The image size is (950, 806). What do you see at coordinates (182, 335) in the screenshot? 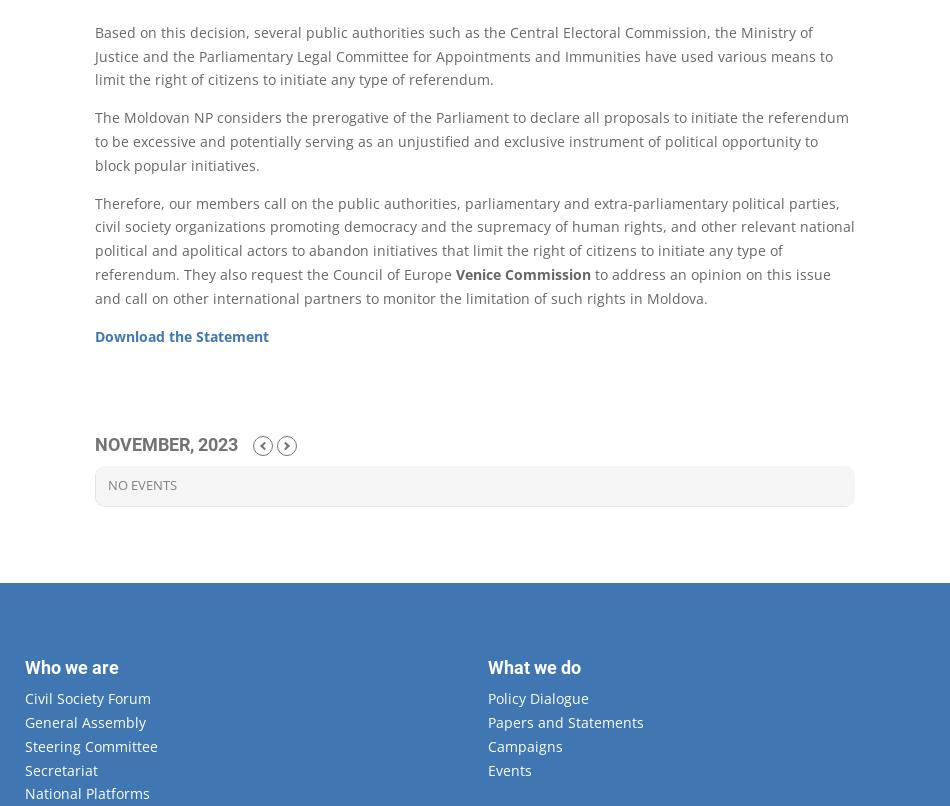
I see `'Download the Statement'` at bounding box center [182, 335].